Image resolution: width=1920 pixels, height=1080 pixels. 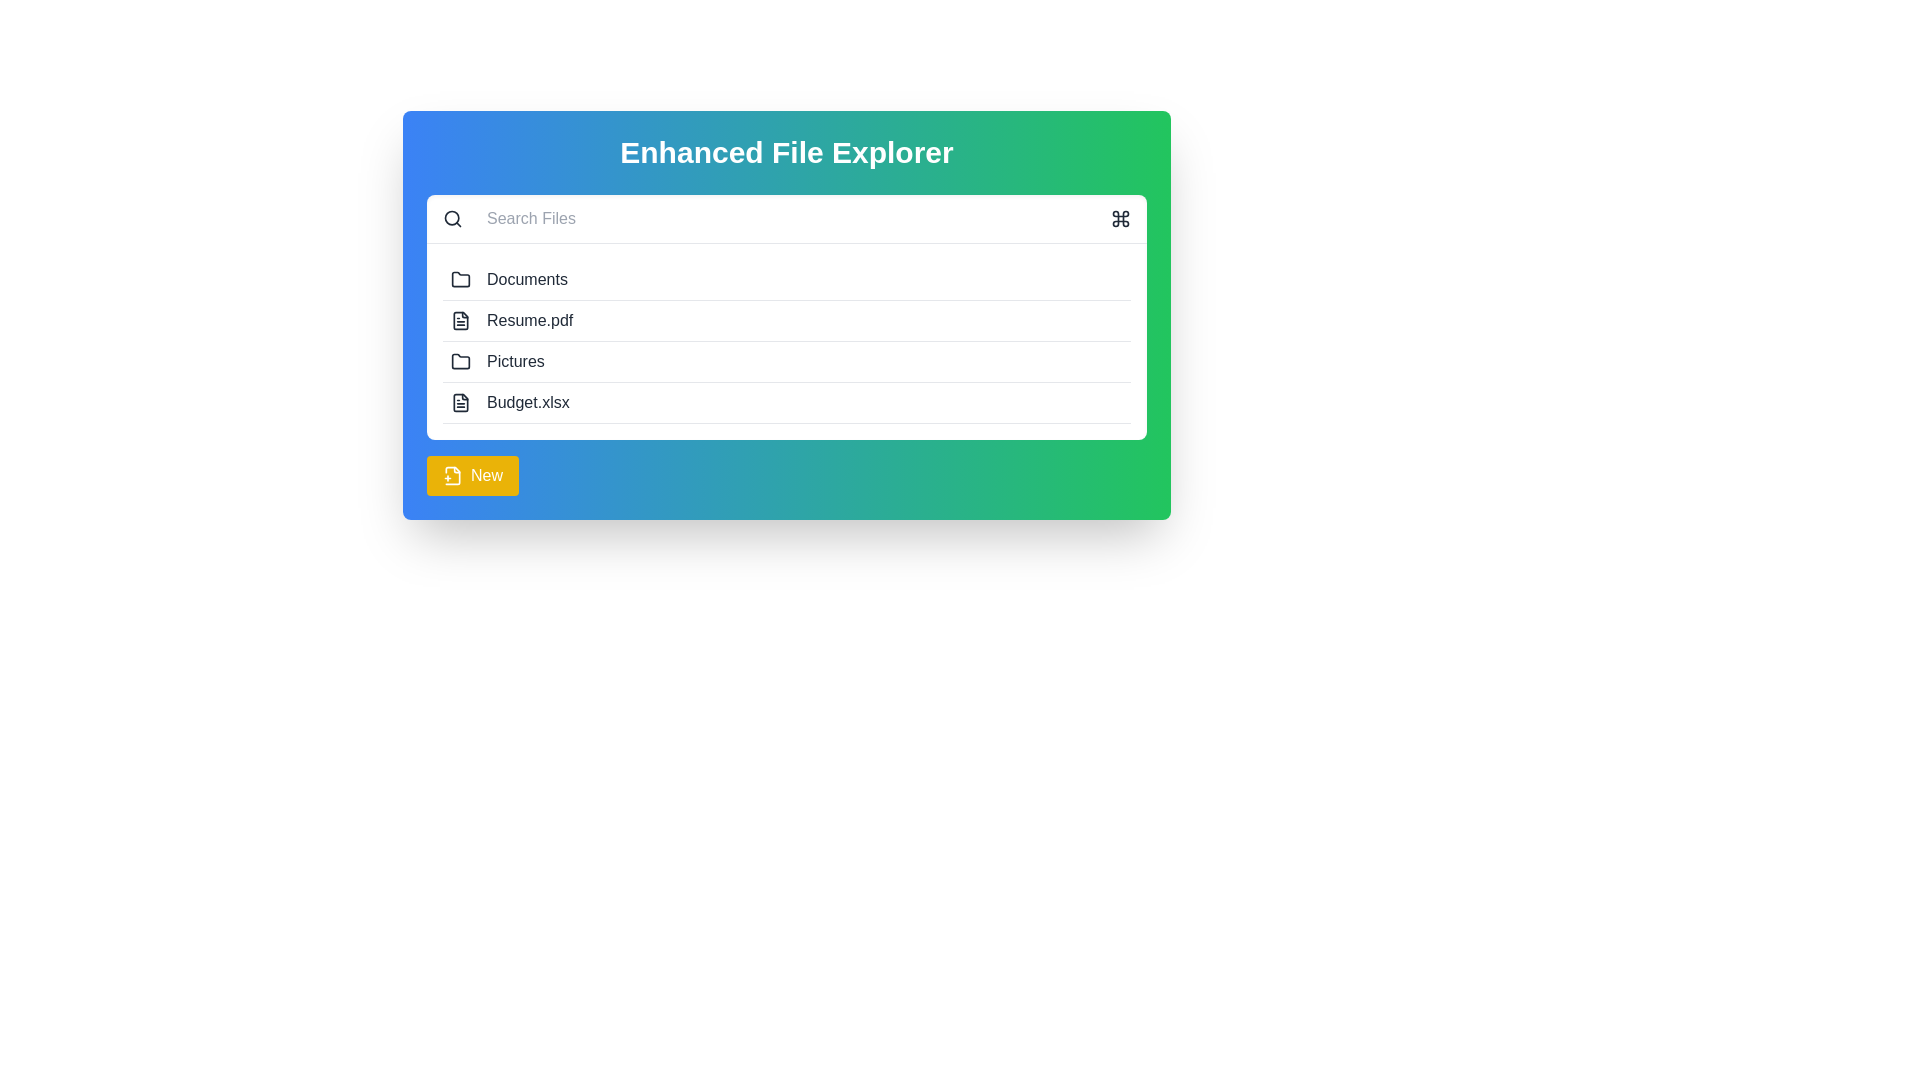 I want to click on the 'Documents' folder icon, so click(x=459, y=280).